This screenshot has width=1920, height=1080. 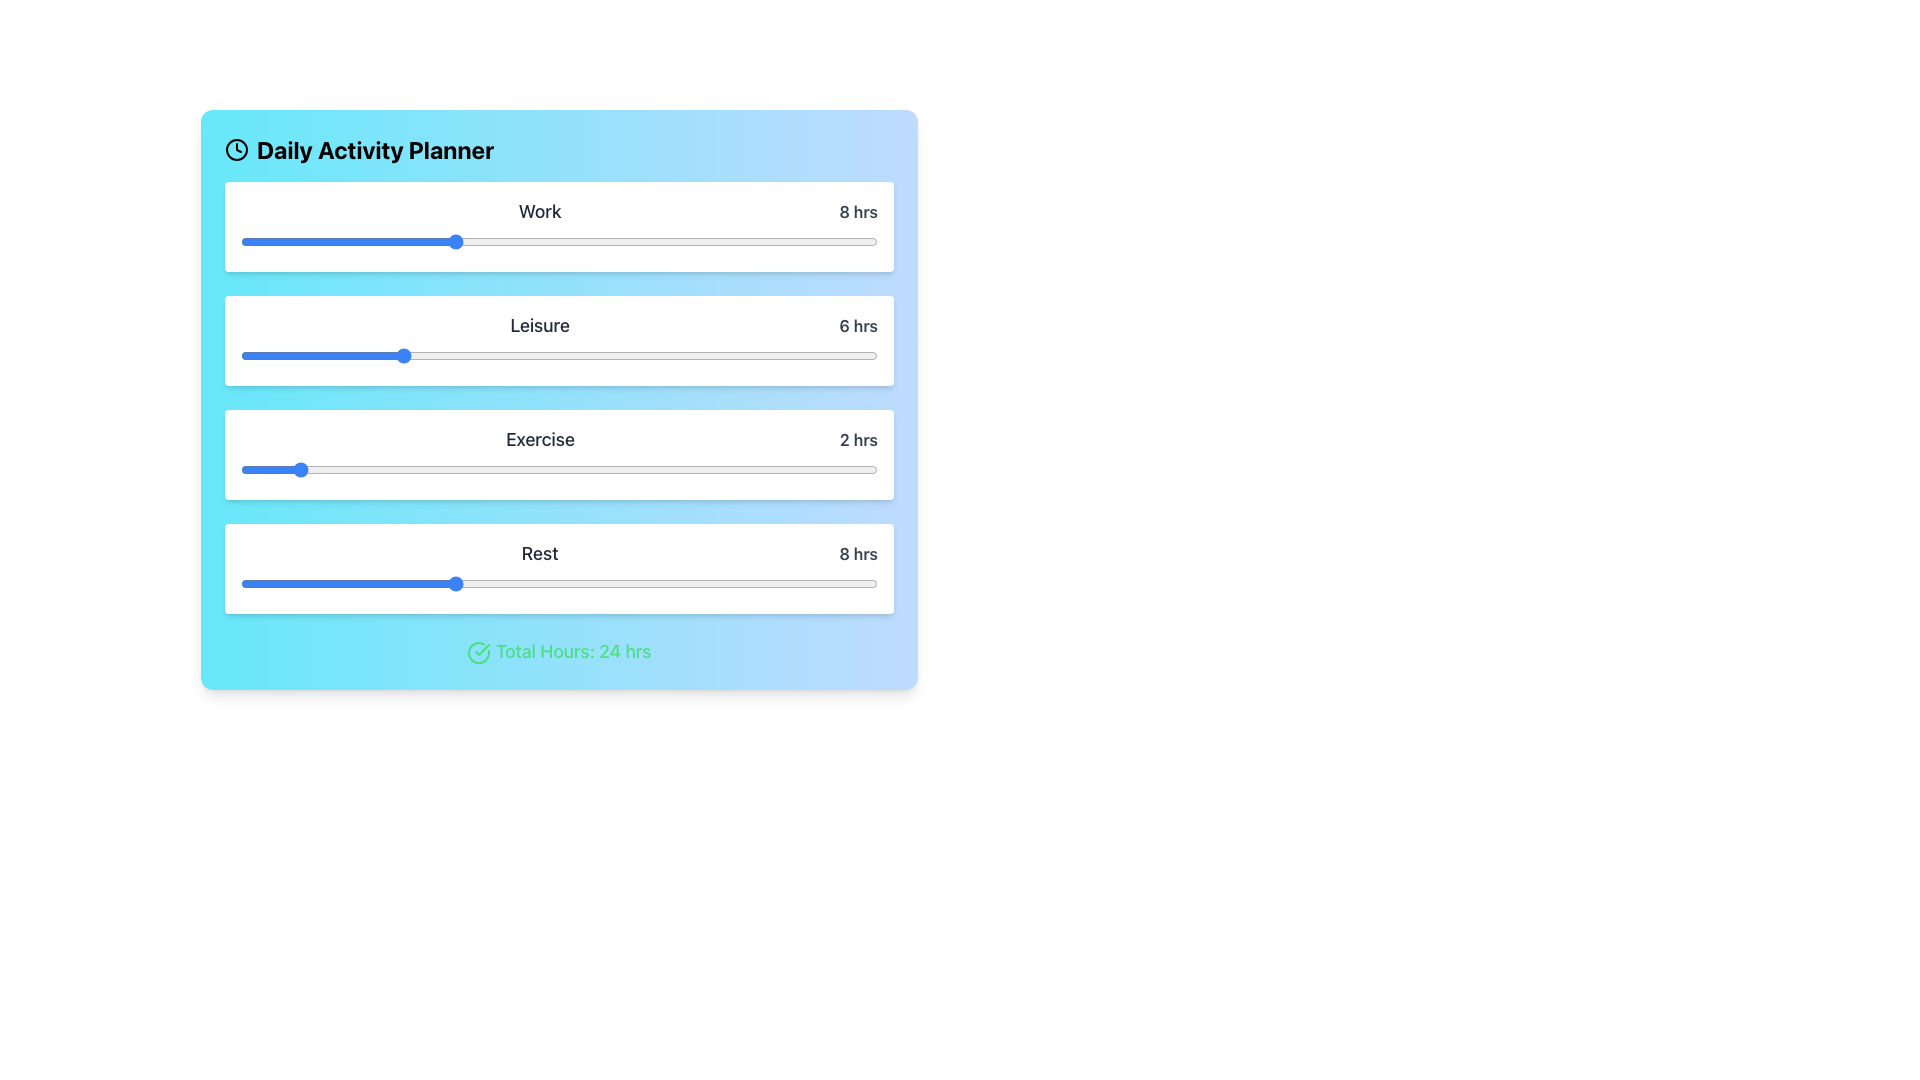 What do you see at coordinates (611, 241) in the screenshot?
I see `work hours` at bounding box center [611, 241].